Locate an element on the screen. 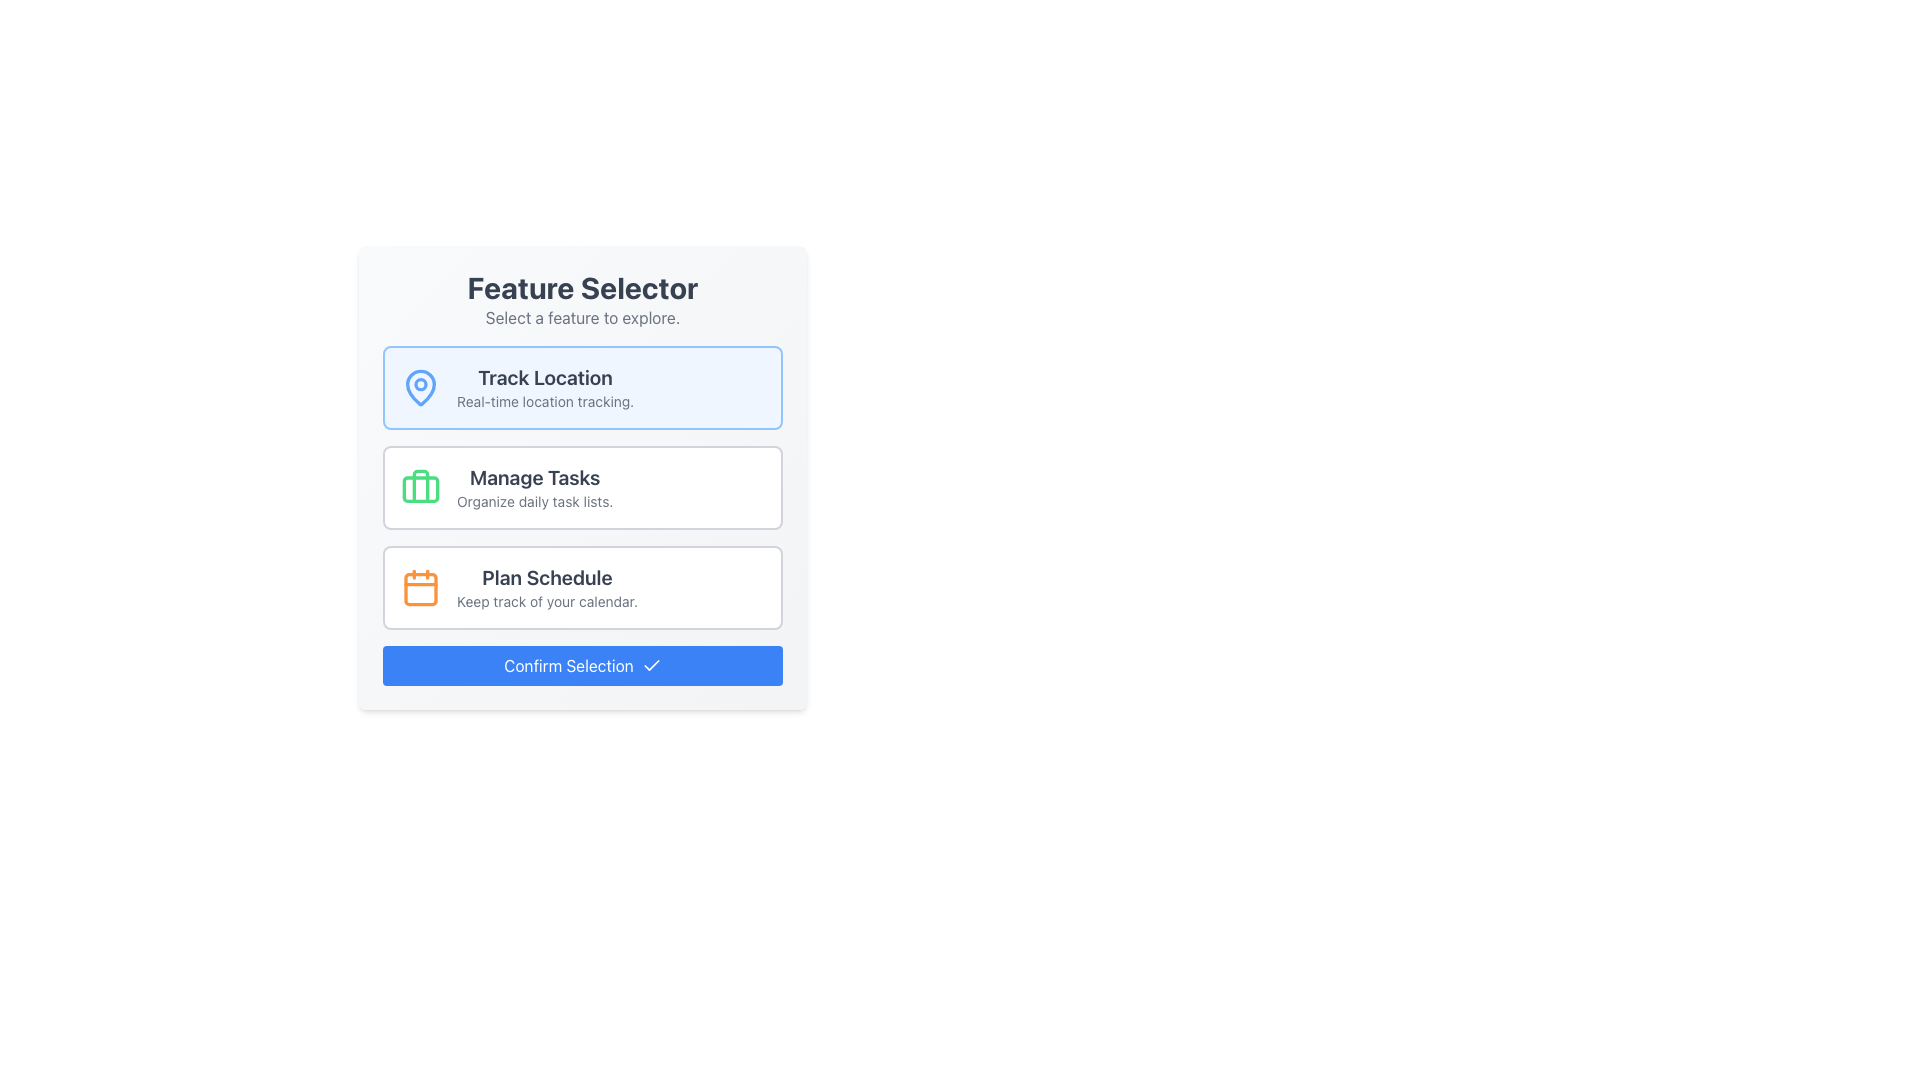 The height and width of the screenshot is (1080, 1920). styling of the descriptive text label located beneath the 'Track Location' title in the 'Track Location' card is located at coordinates (545, 401).